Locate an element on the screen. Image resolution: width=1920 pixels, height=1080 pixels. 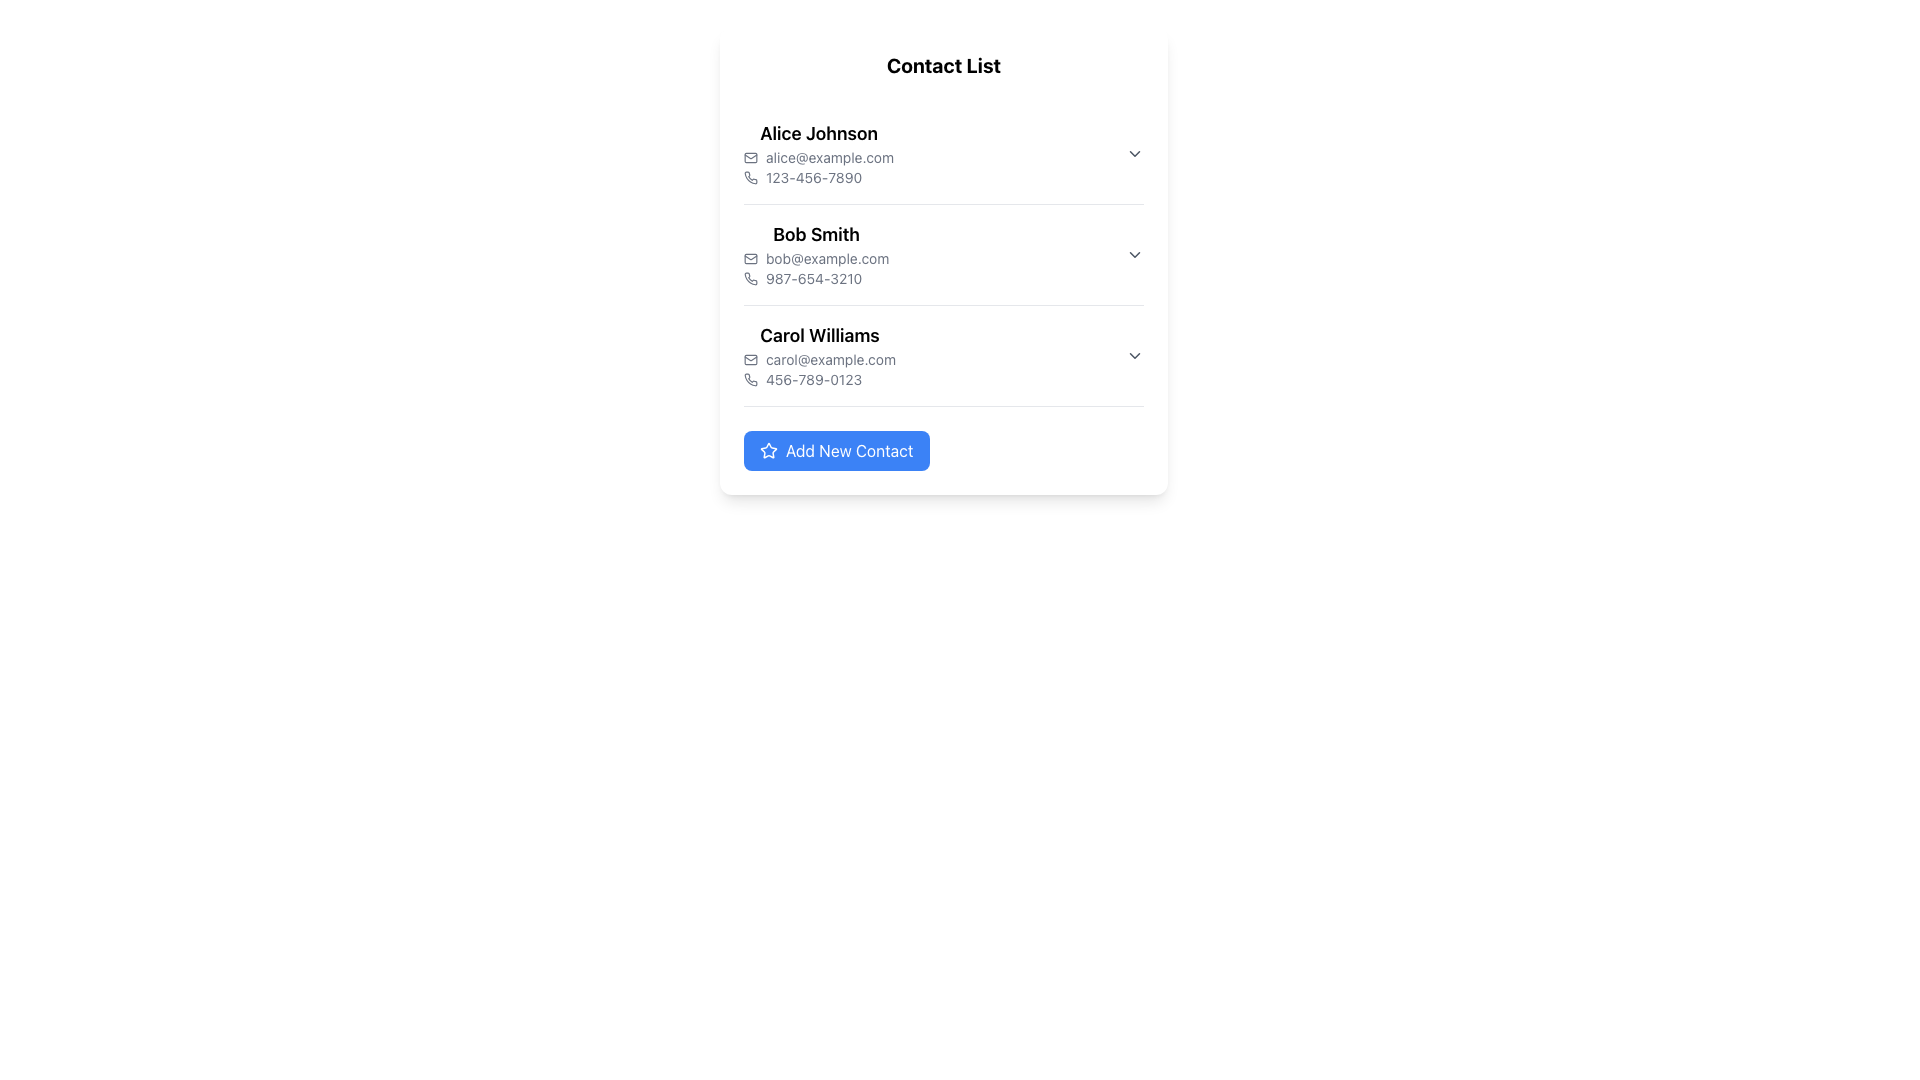
the email icon representing 'alice@example.com' next to Alice Johnson's contact information is located at coordinates (749, 157).